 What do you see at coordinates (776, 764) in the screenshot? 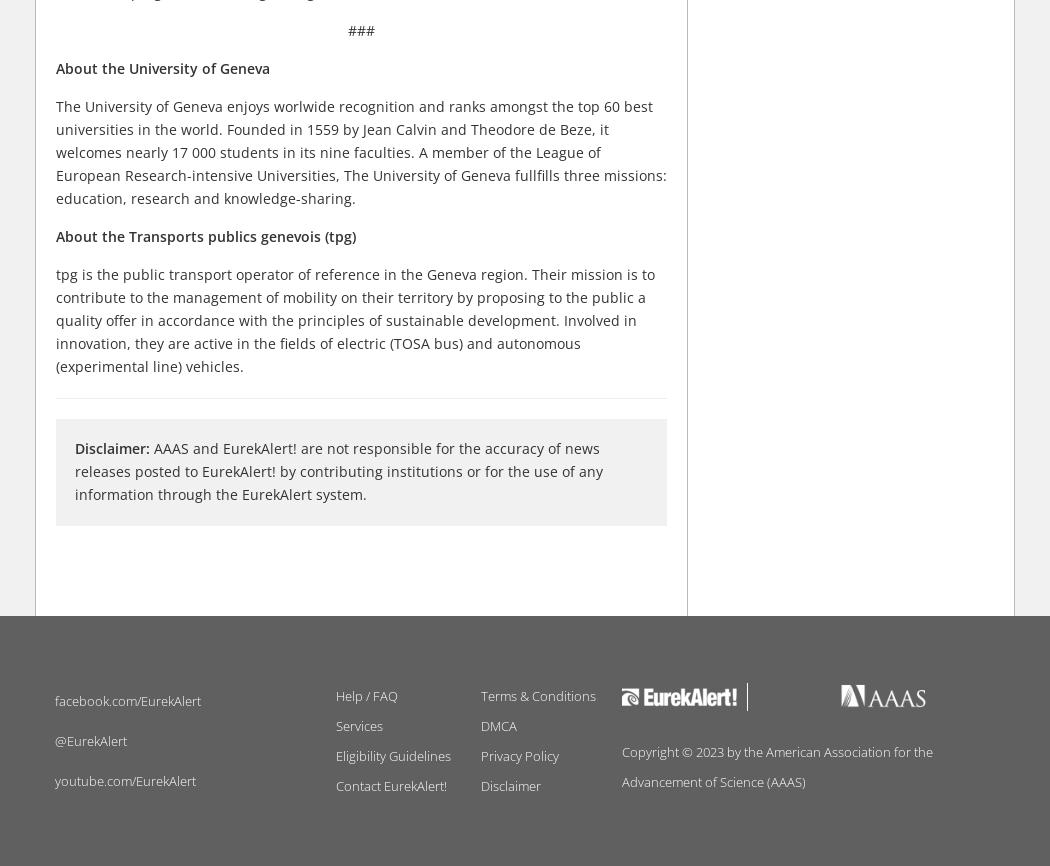
I see `'Copyright © 2023 by the American Association for the Advancement of Science (AAAS)'` at bounding box center [776, 764].